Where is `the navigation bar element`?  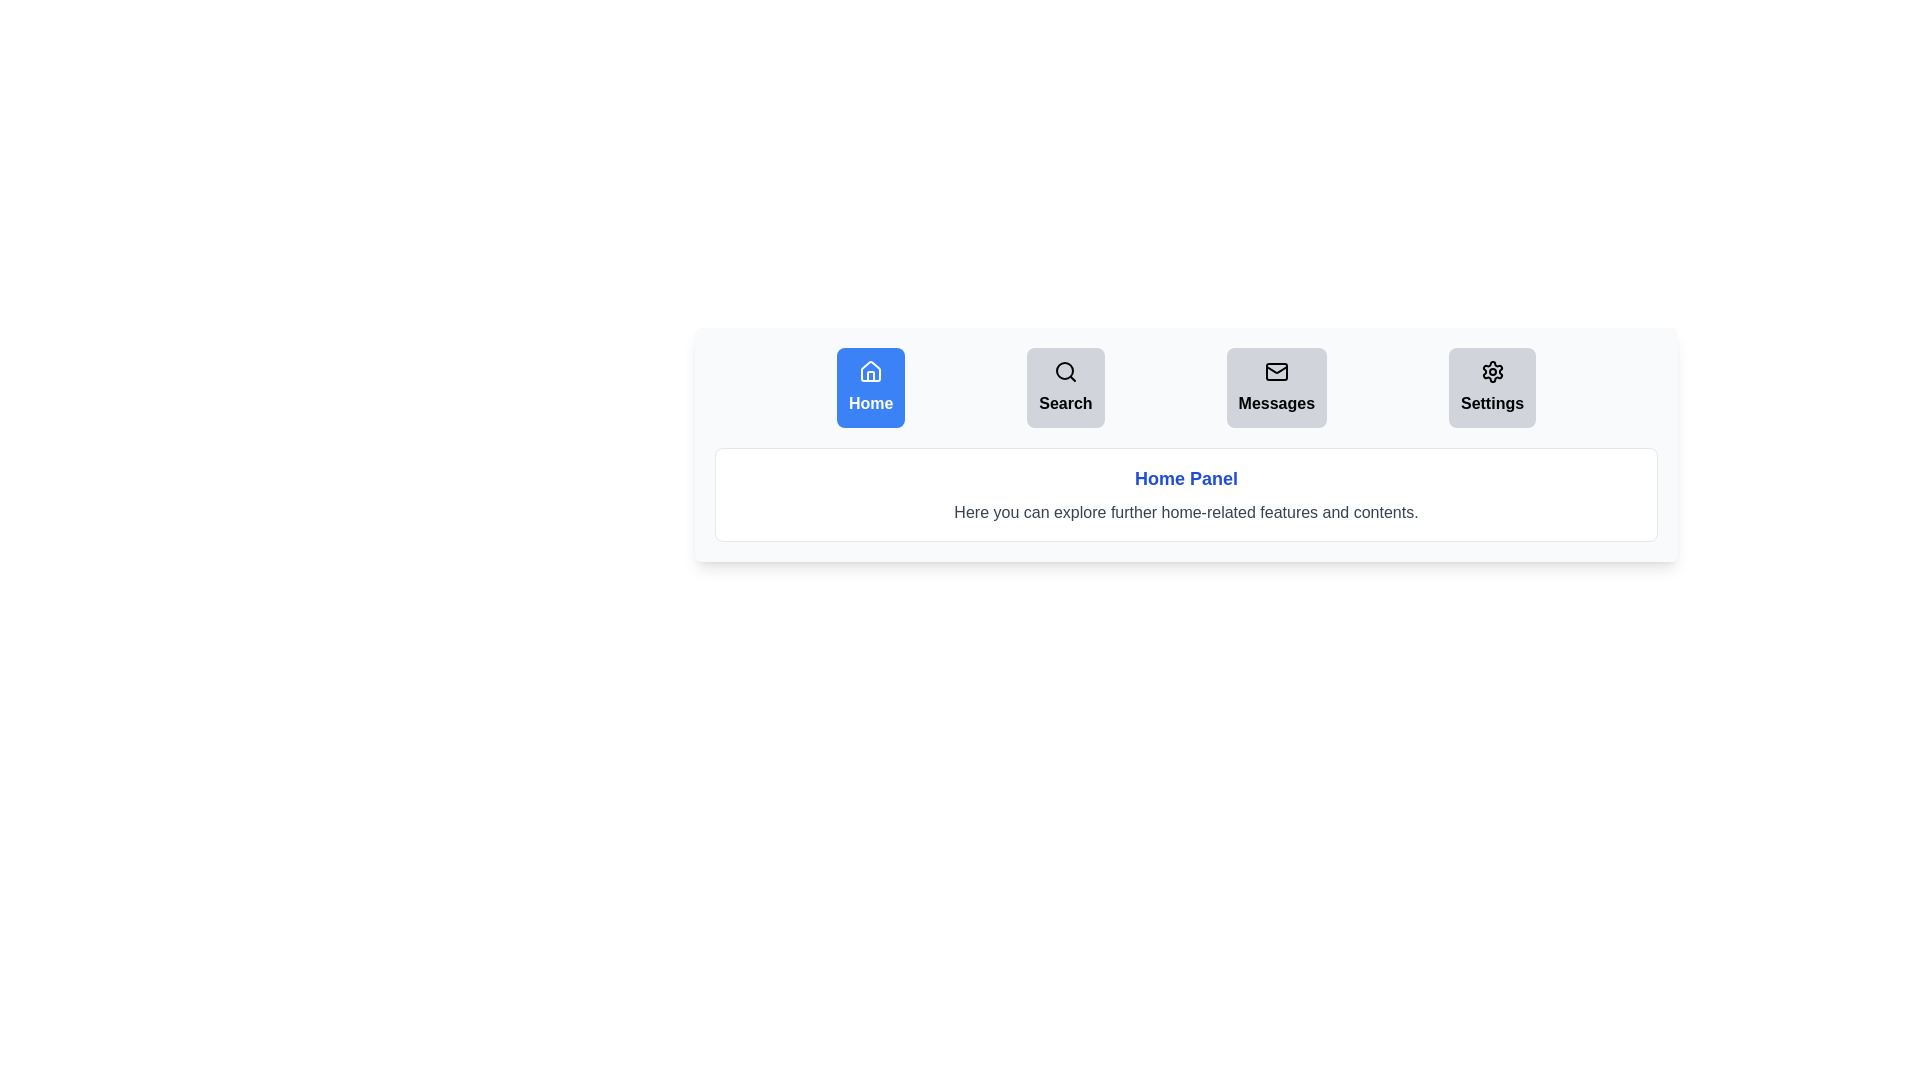
the navigation bar element is located at coordinates (1186, 388).